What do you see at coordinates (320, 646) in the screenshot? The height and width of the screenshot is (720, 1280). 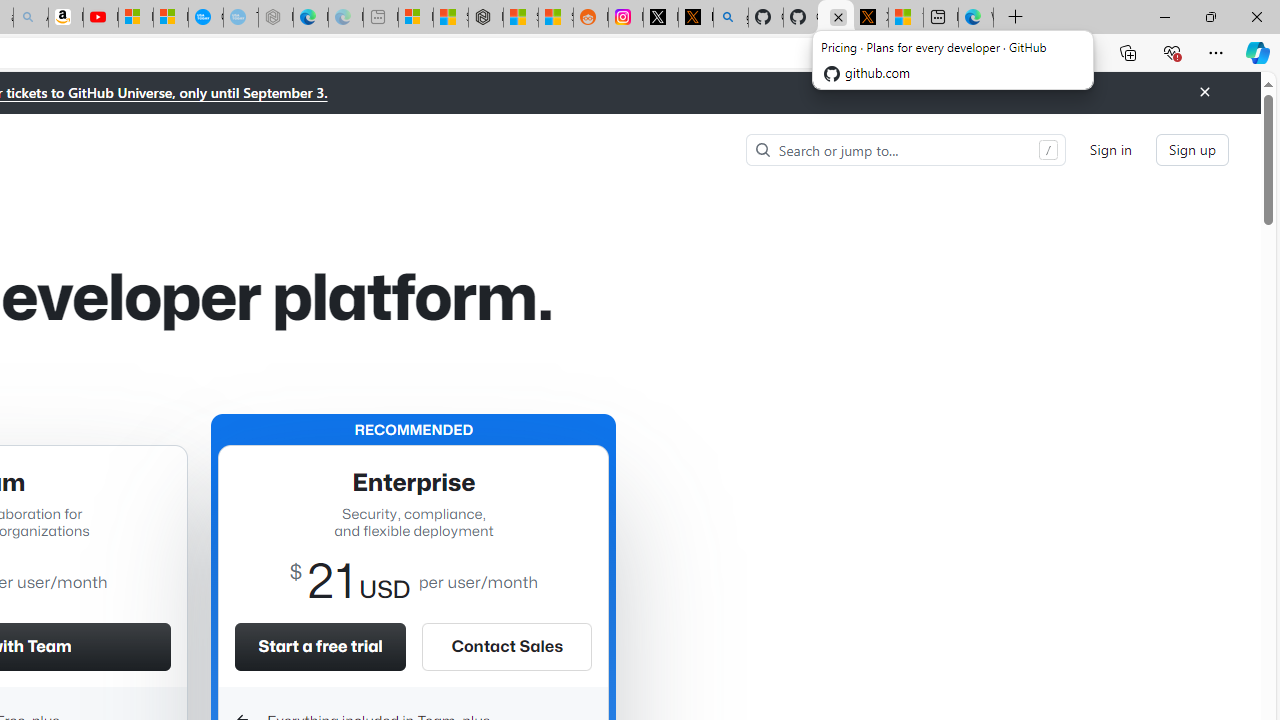 I see `'Start a free trial'` at bounding box center [320, 646].